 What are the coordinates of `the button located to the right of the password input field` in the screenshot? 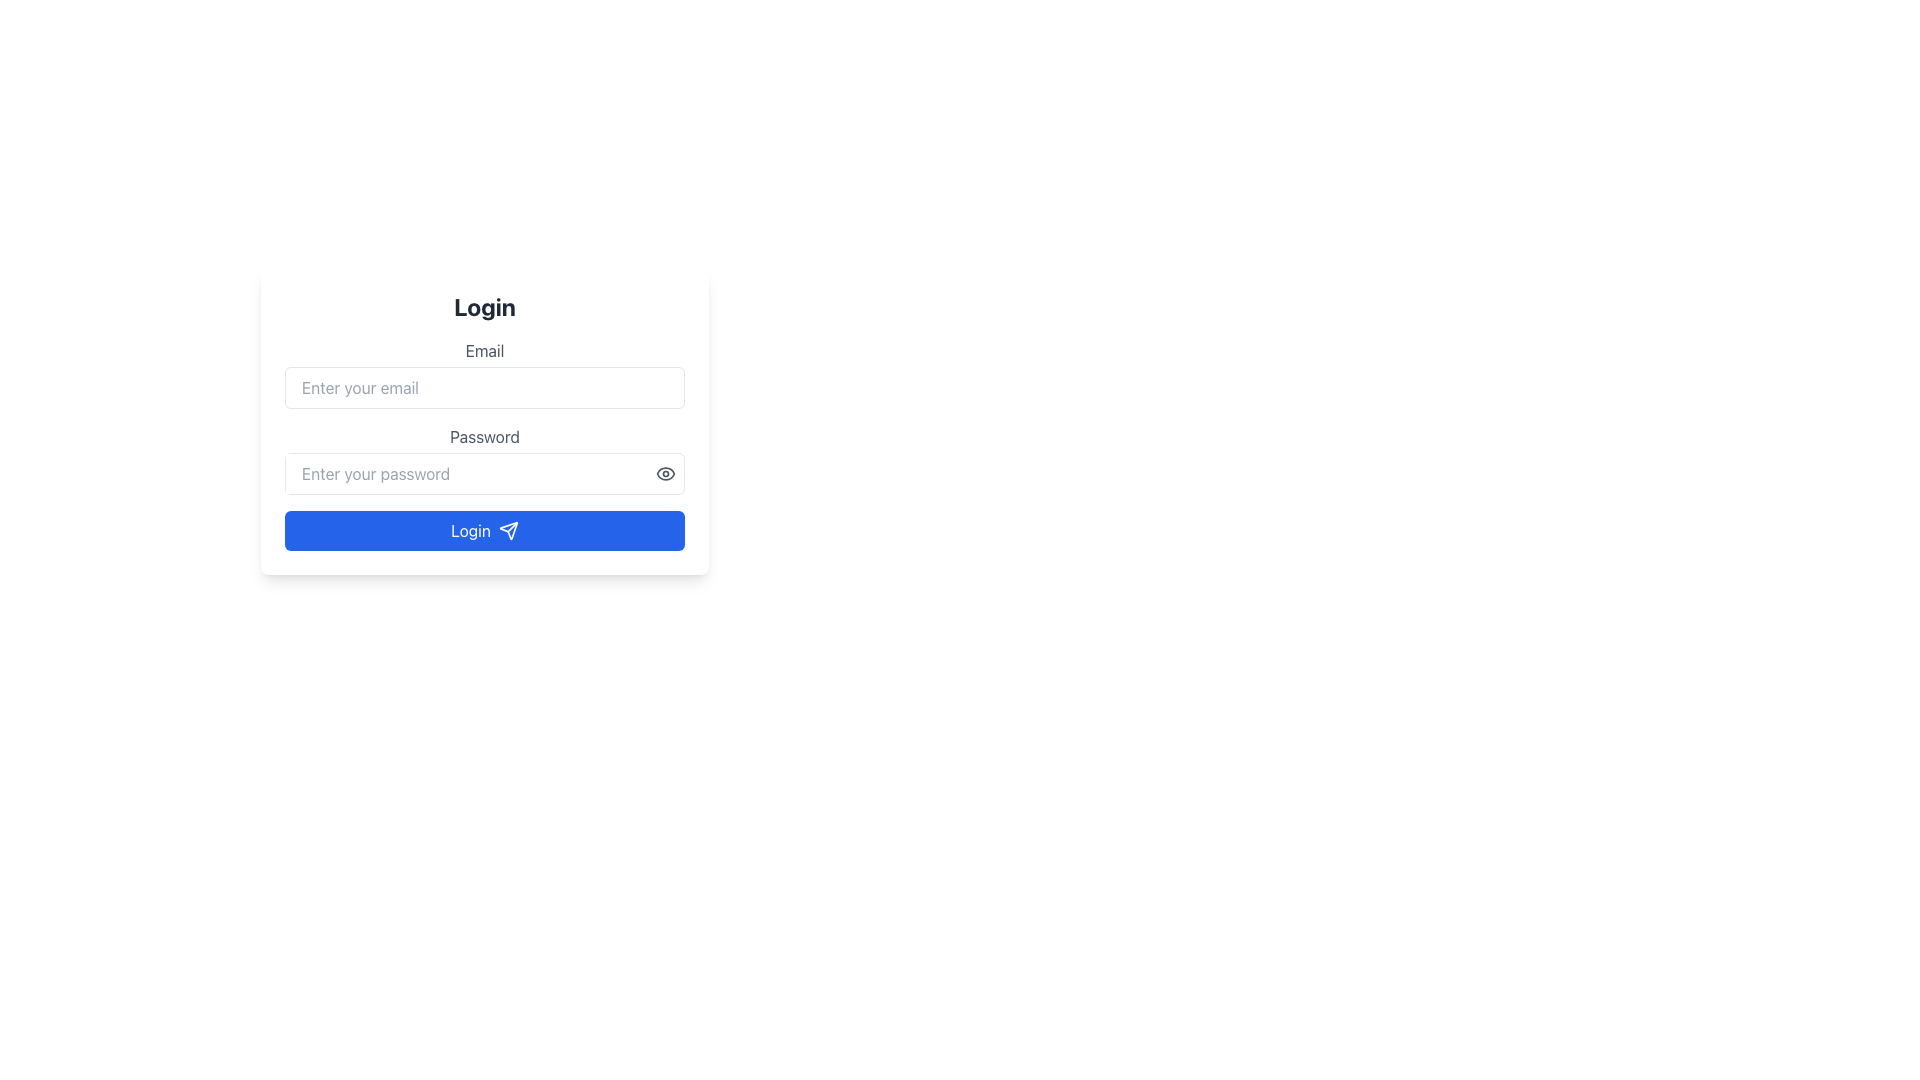 It's located at (666, 474).